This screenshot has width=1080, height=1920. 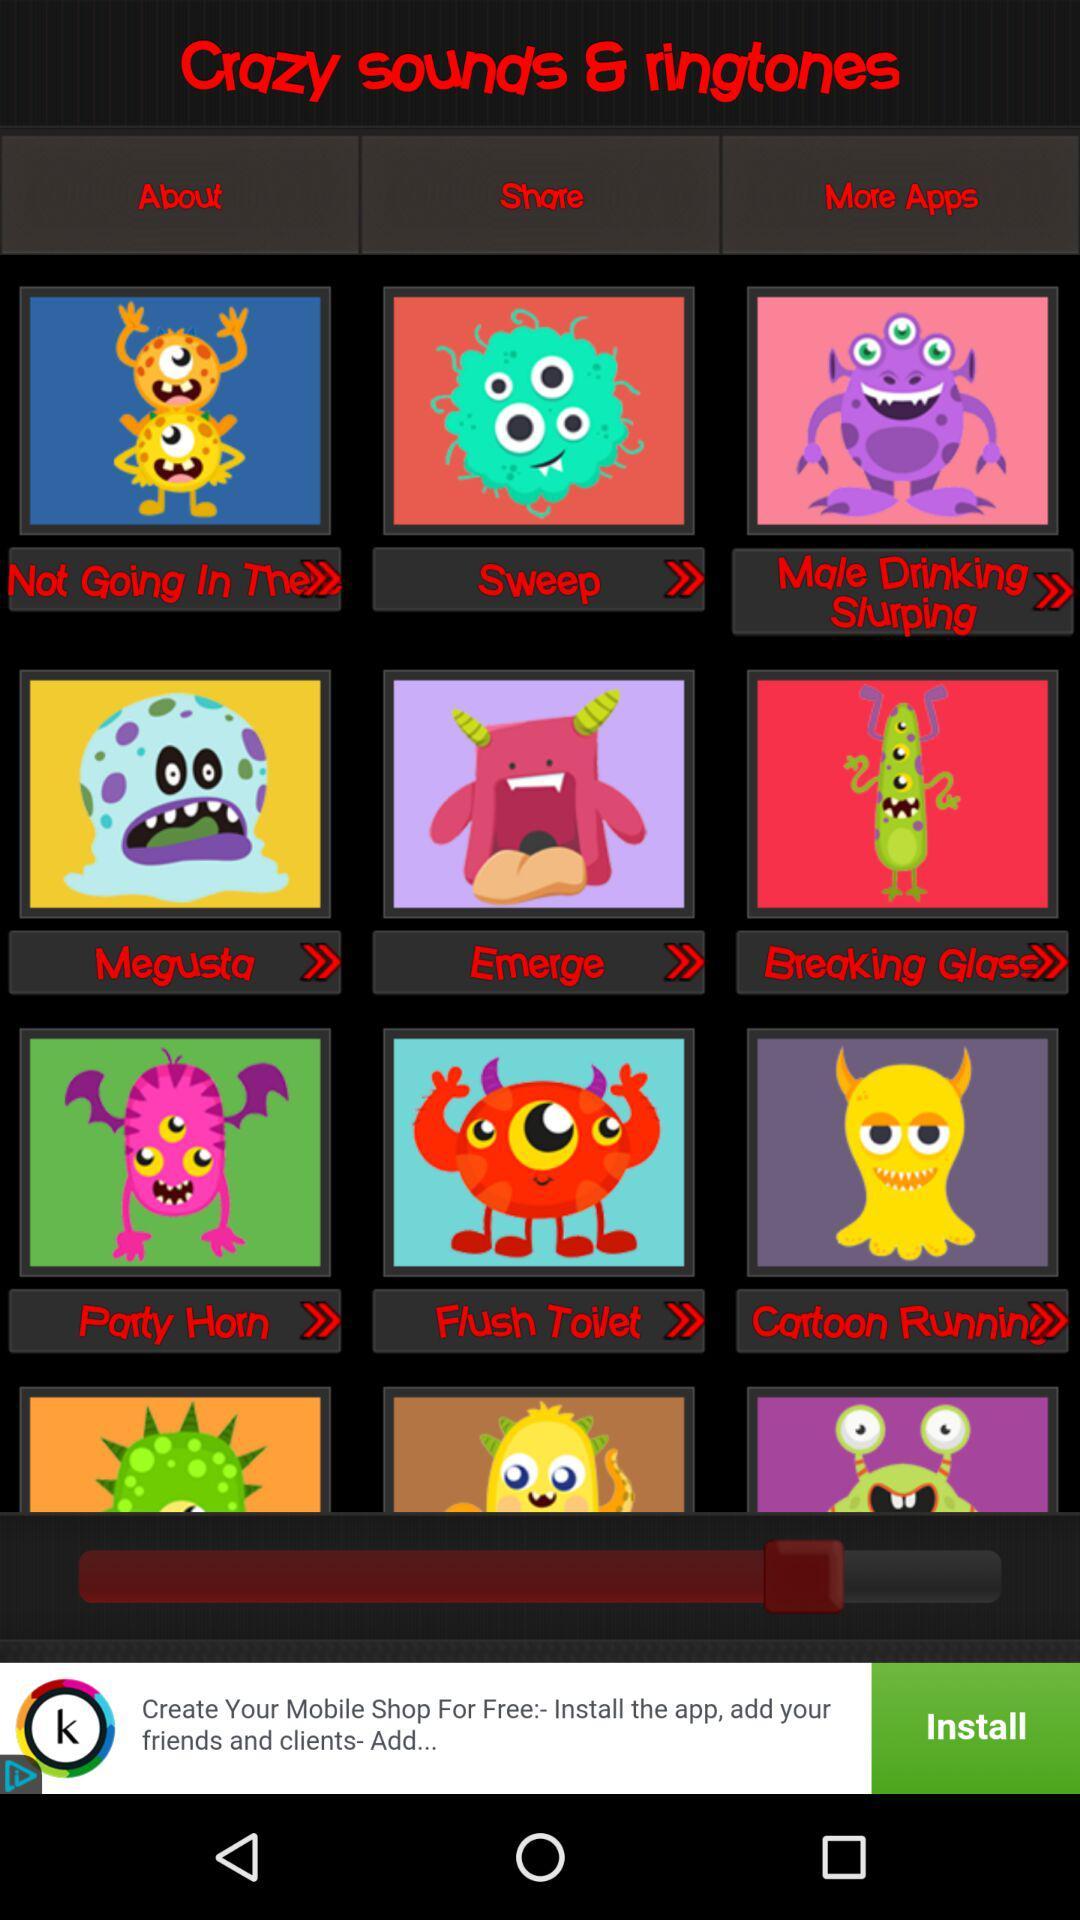 I want to click on option, so click(x=537, y=1446).